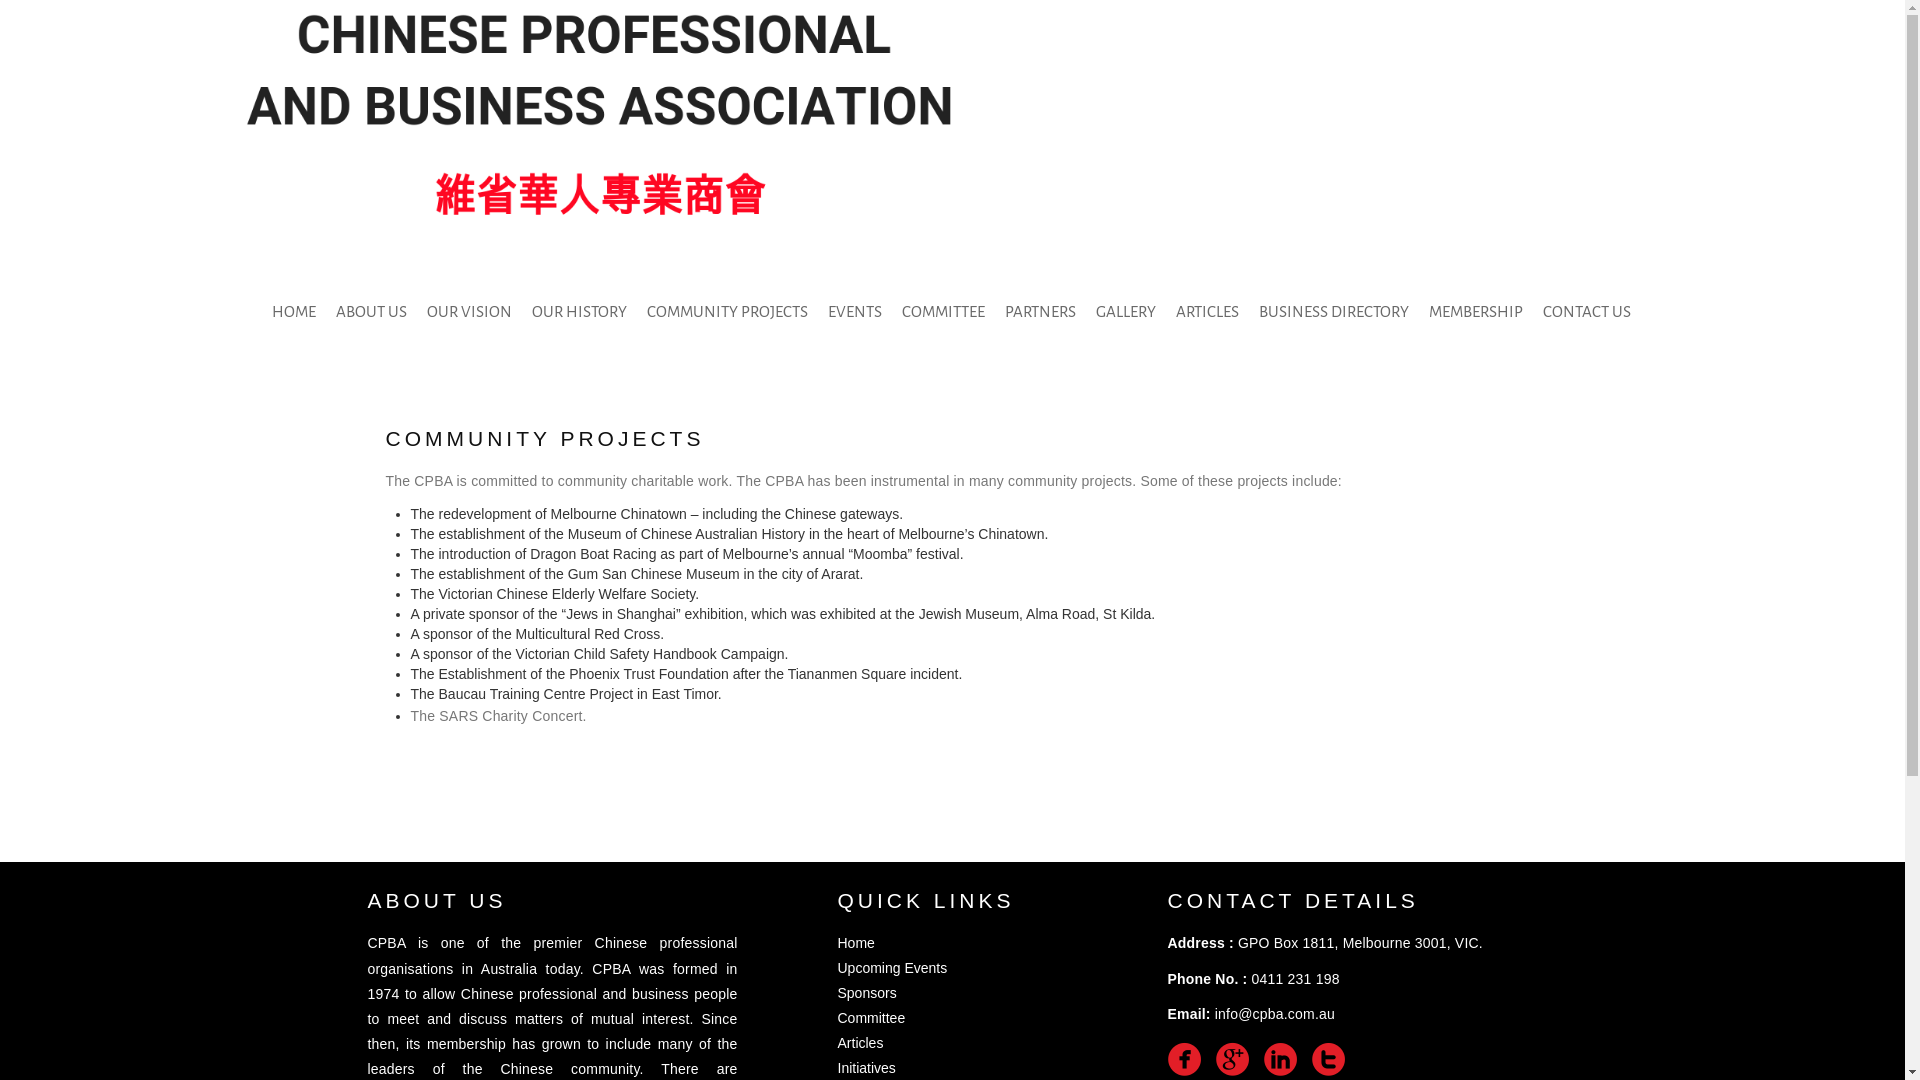  Describe the element at coordinates (1476, 312) in the screenshot. I see `'MEMBERSHIP'` at that location.